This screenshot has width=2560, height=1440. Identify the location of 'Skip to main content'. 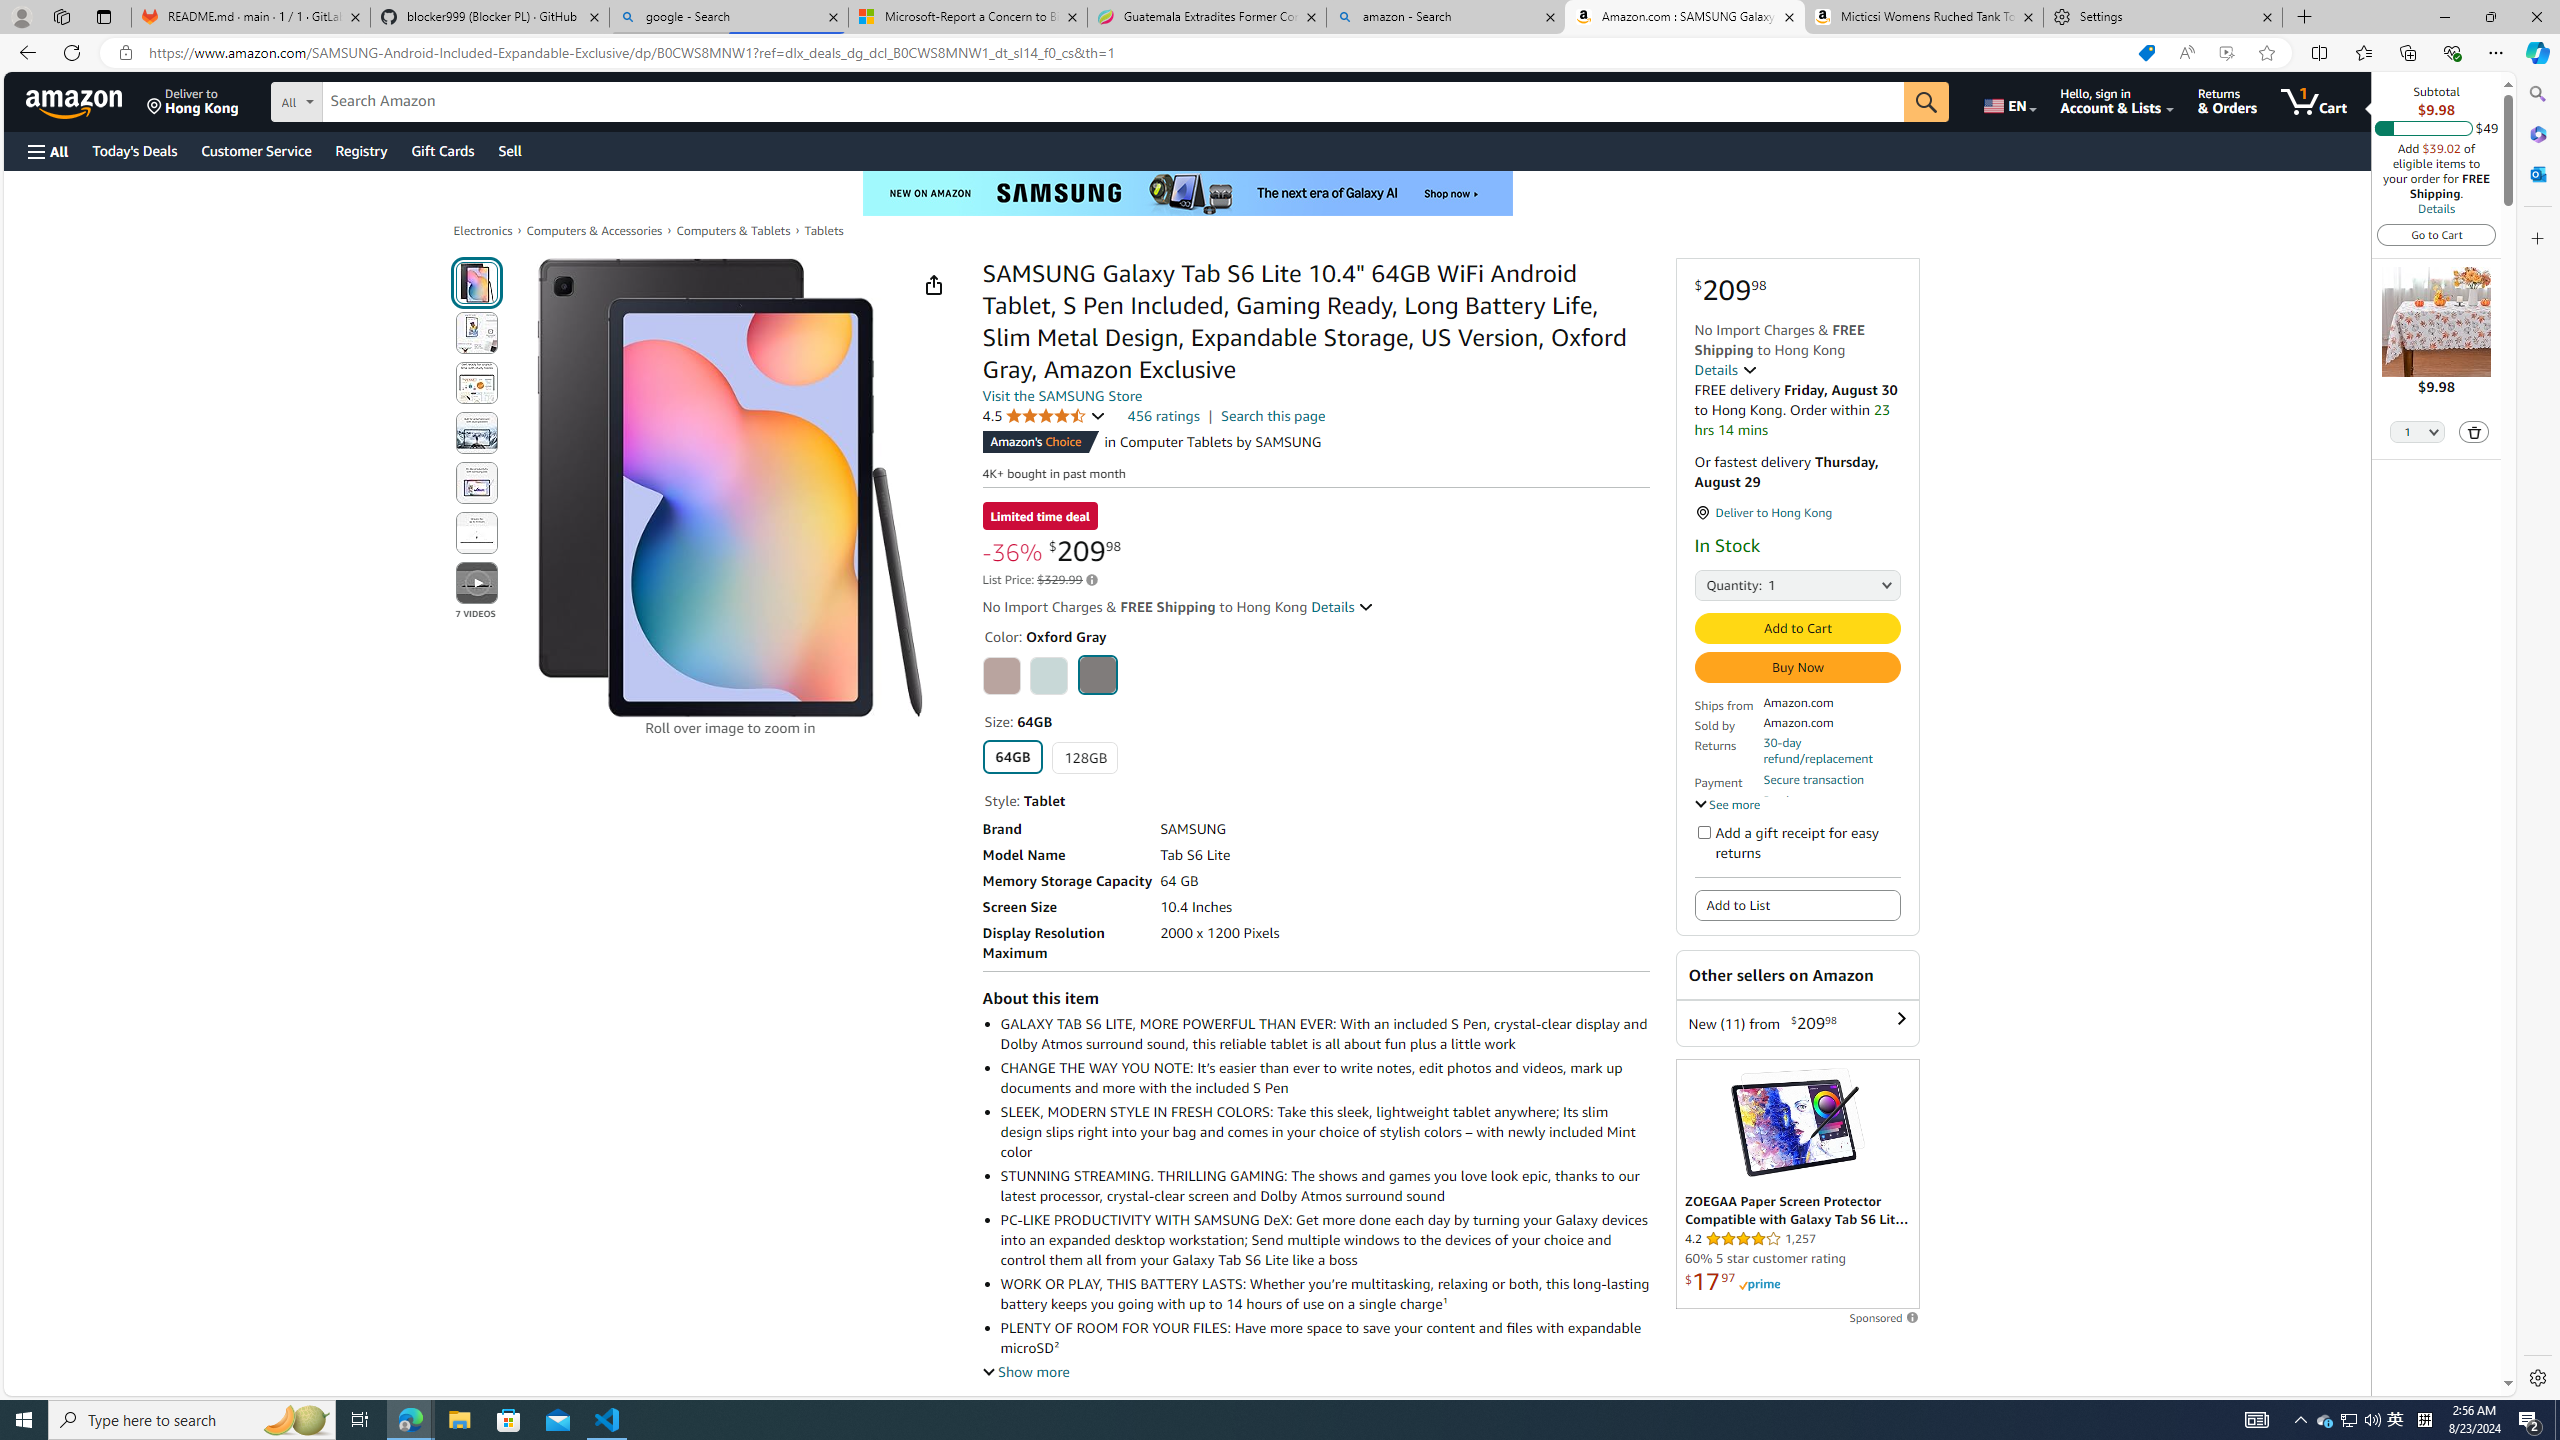
(85, 99).